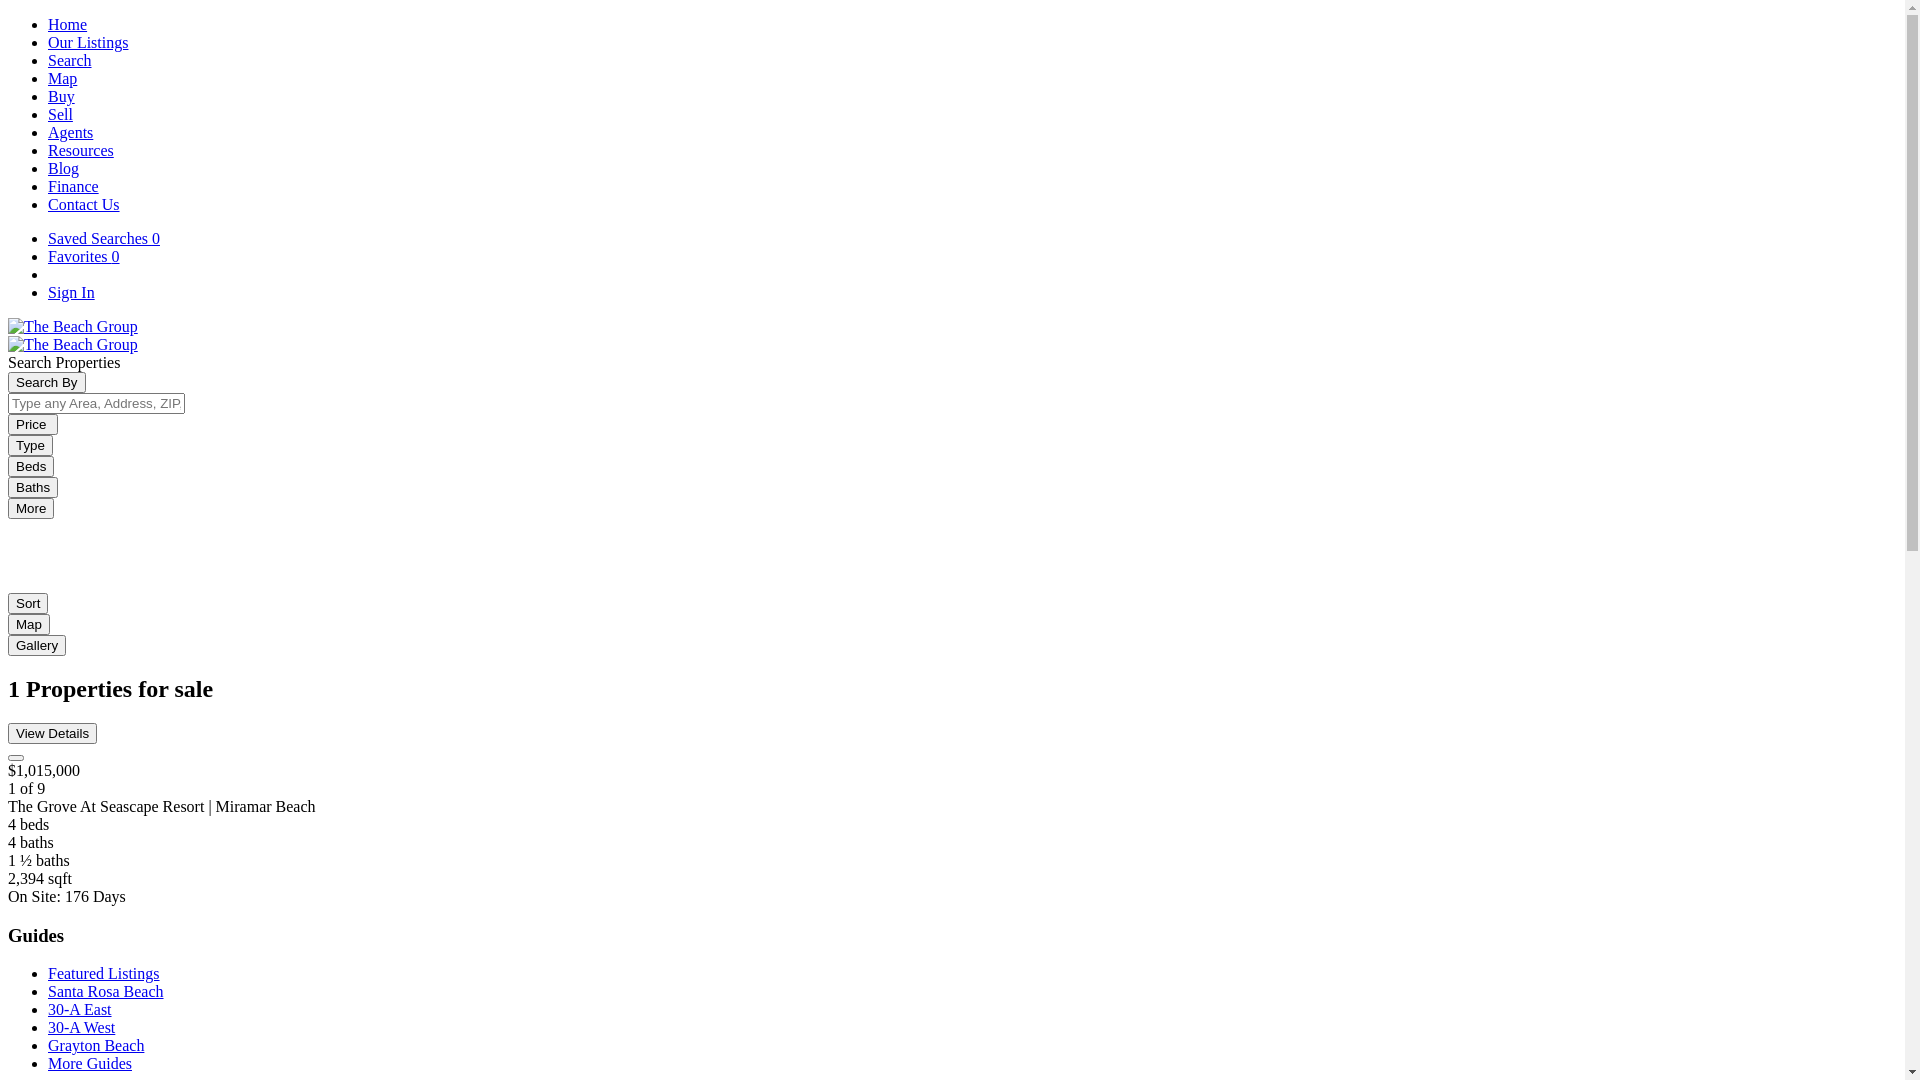 Image resolution: width=1920 pixels, height=1080 pixels. I want to click on 'Search By', so click(47, 382).